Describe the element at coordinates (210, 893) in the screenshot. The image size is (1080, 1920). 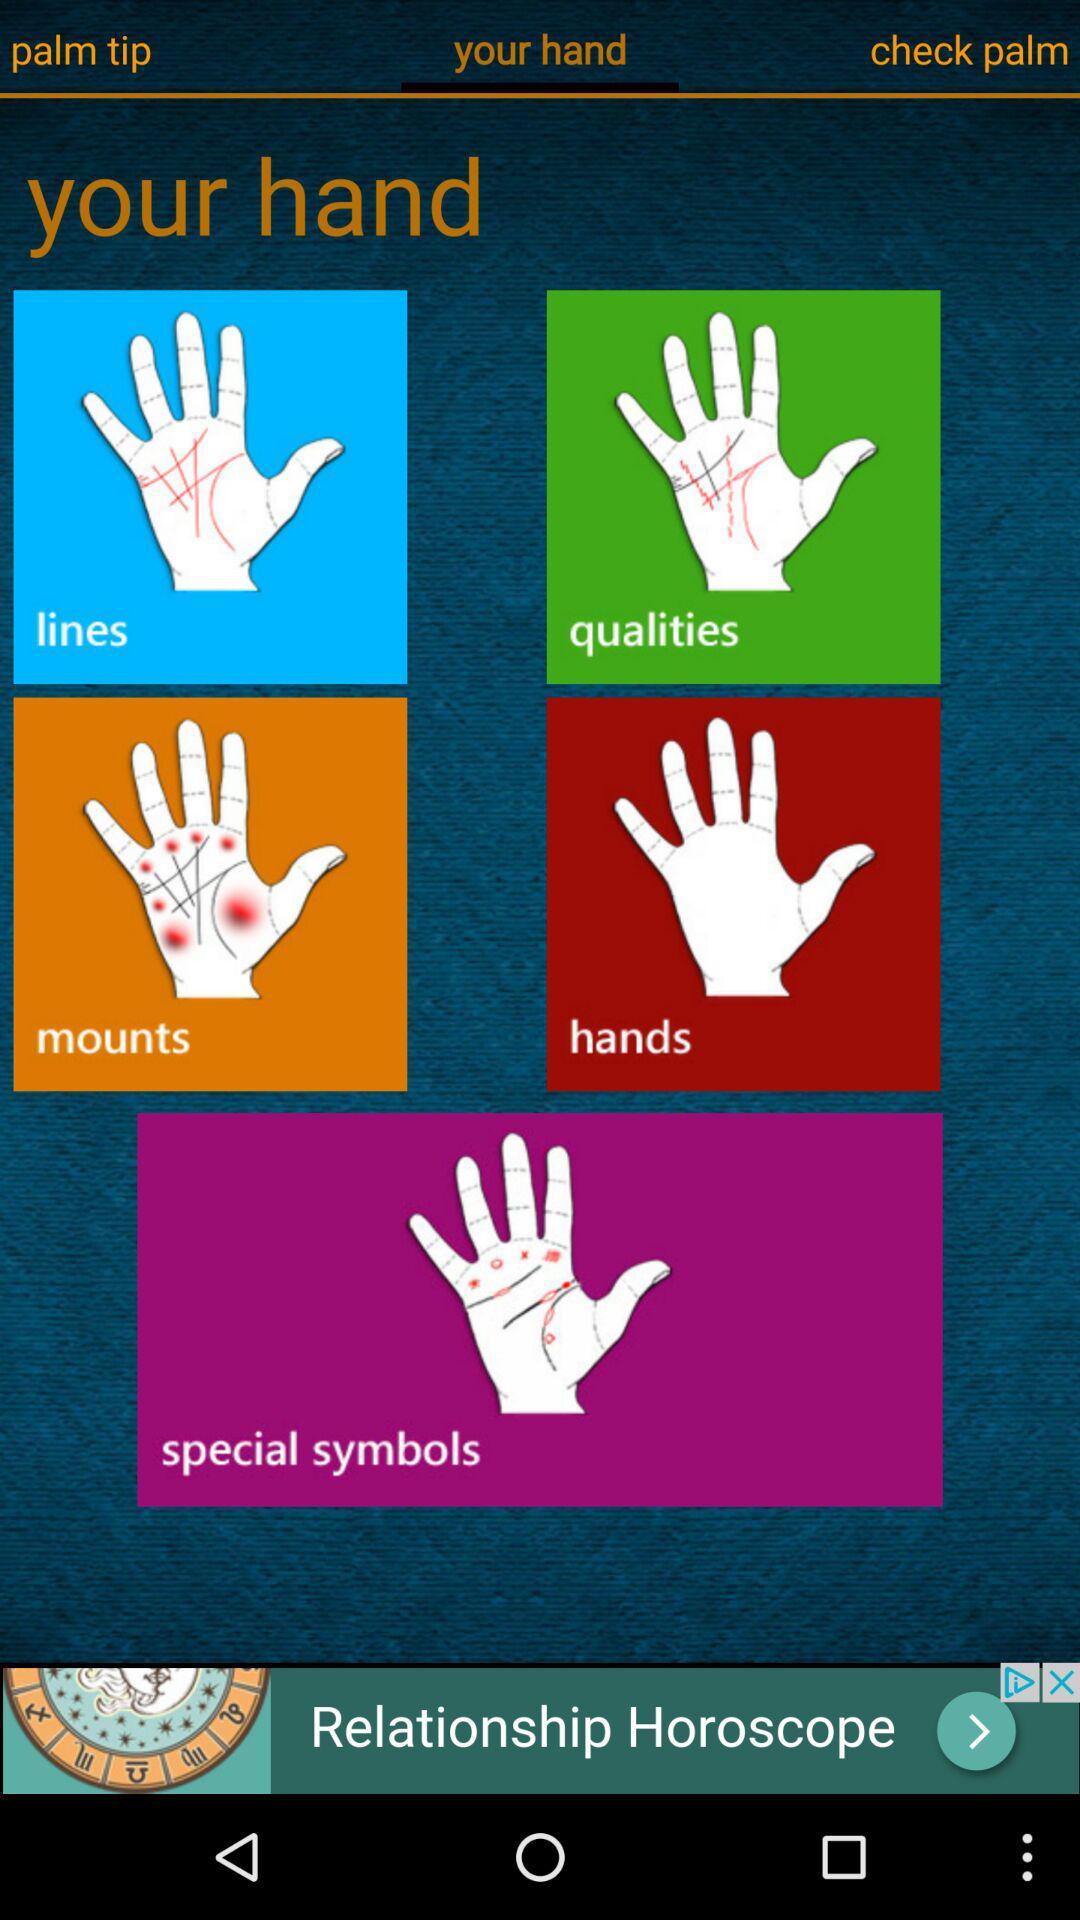
I see `mounts option` at that location.